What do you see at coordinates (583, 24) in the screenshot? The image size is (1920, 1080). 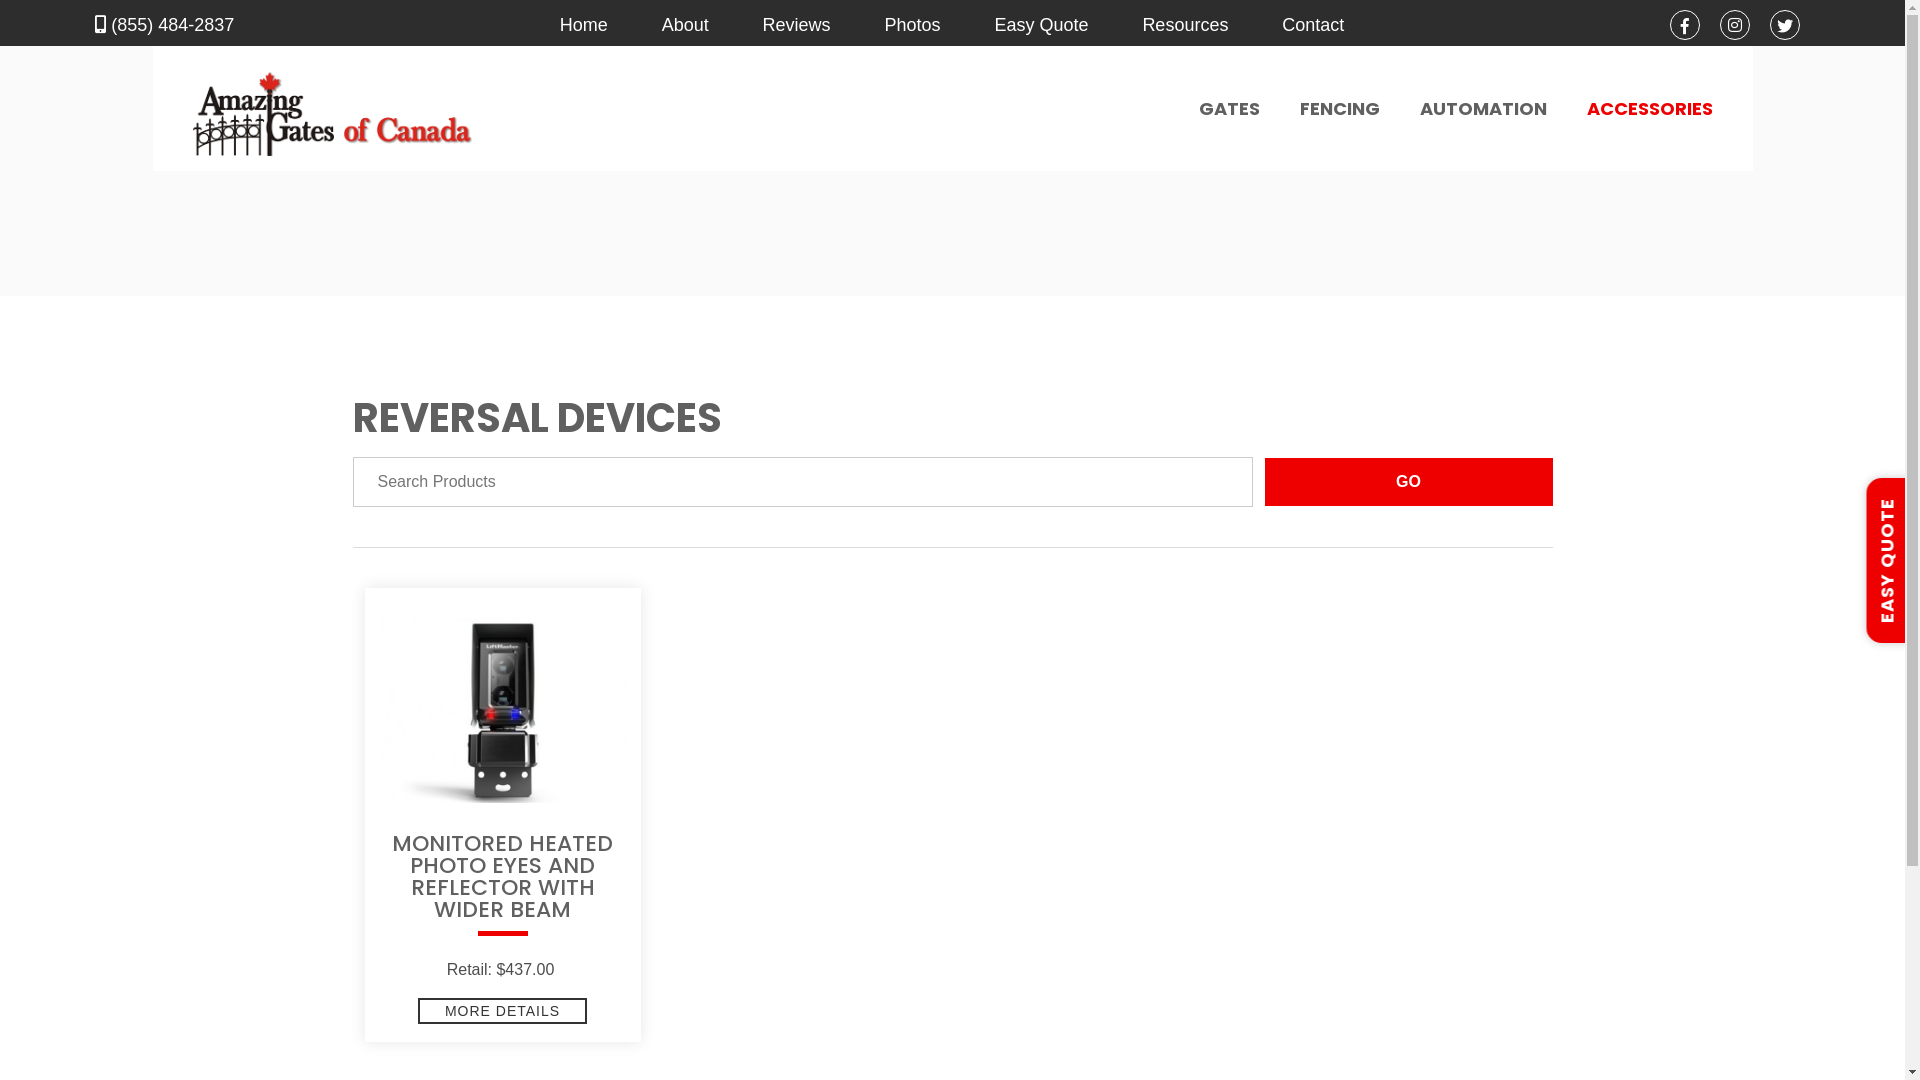 I see `'Home'` at bounding box center [583, 24].